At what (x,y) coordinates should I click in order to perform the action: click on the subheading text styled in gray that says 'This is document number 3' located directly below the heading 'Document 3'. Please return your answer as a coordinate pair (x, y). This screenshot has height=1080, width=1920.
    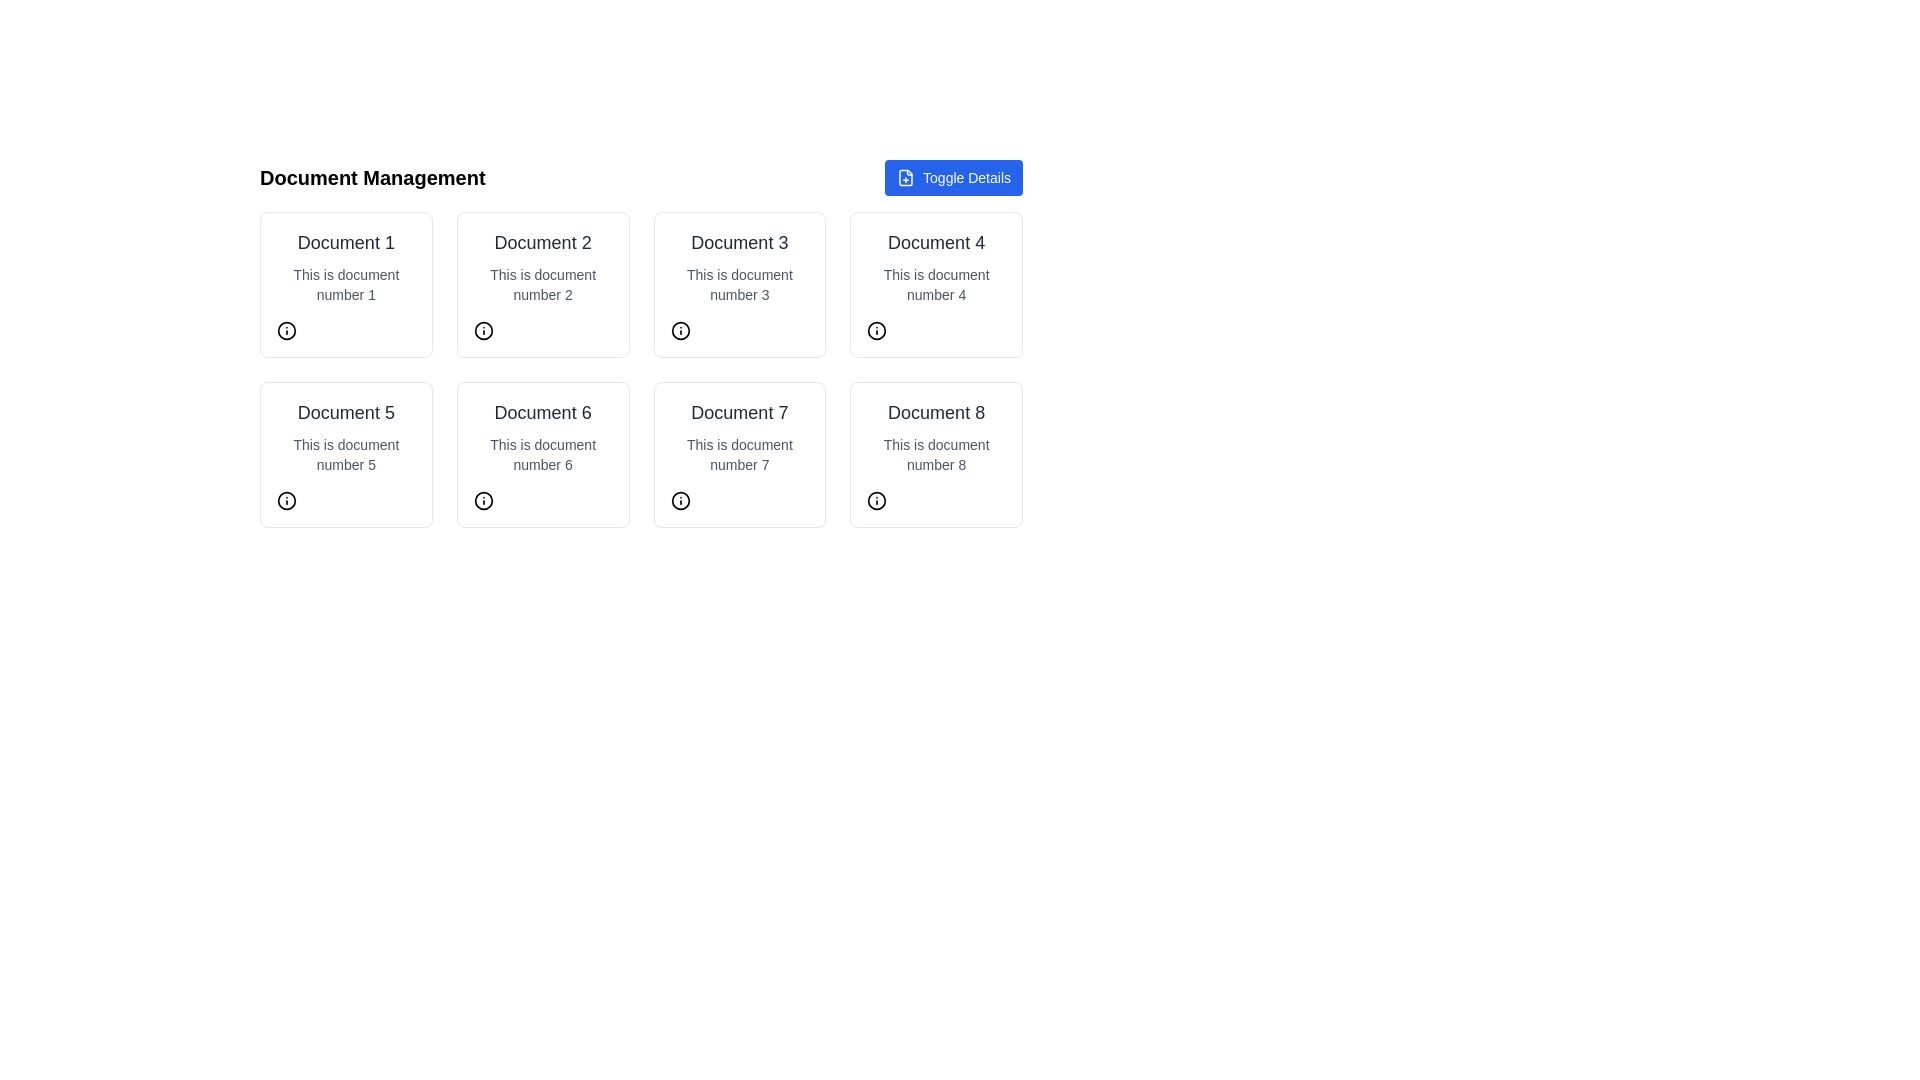
    Looking at the image, I should click on (738, 285).